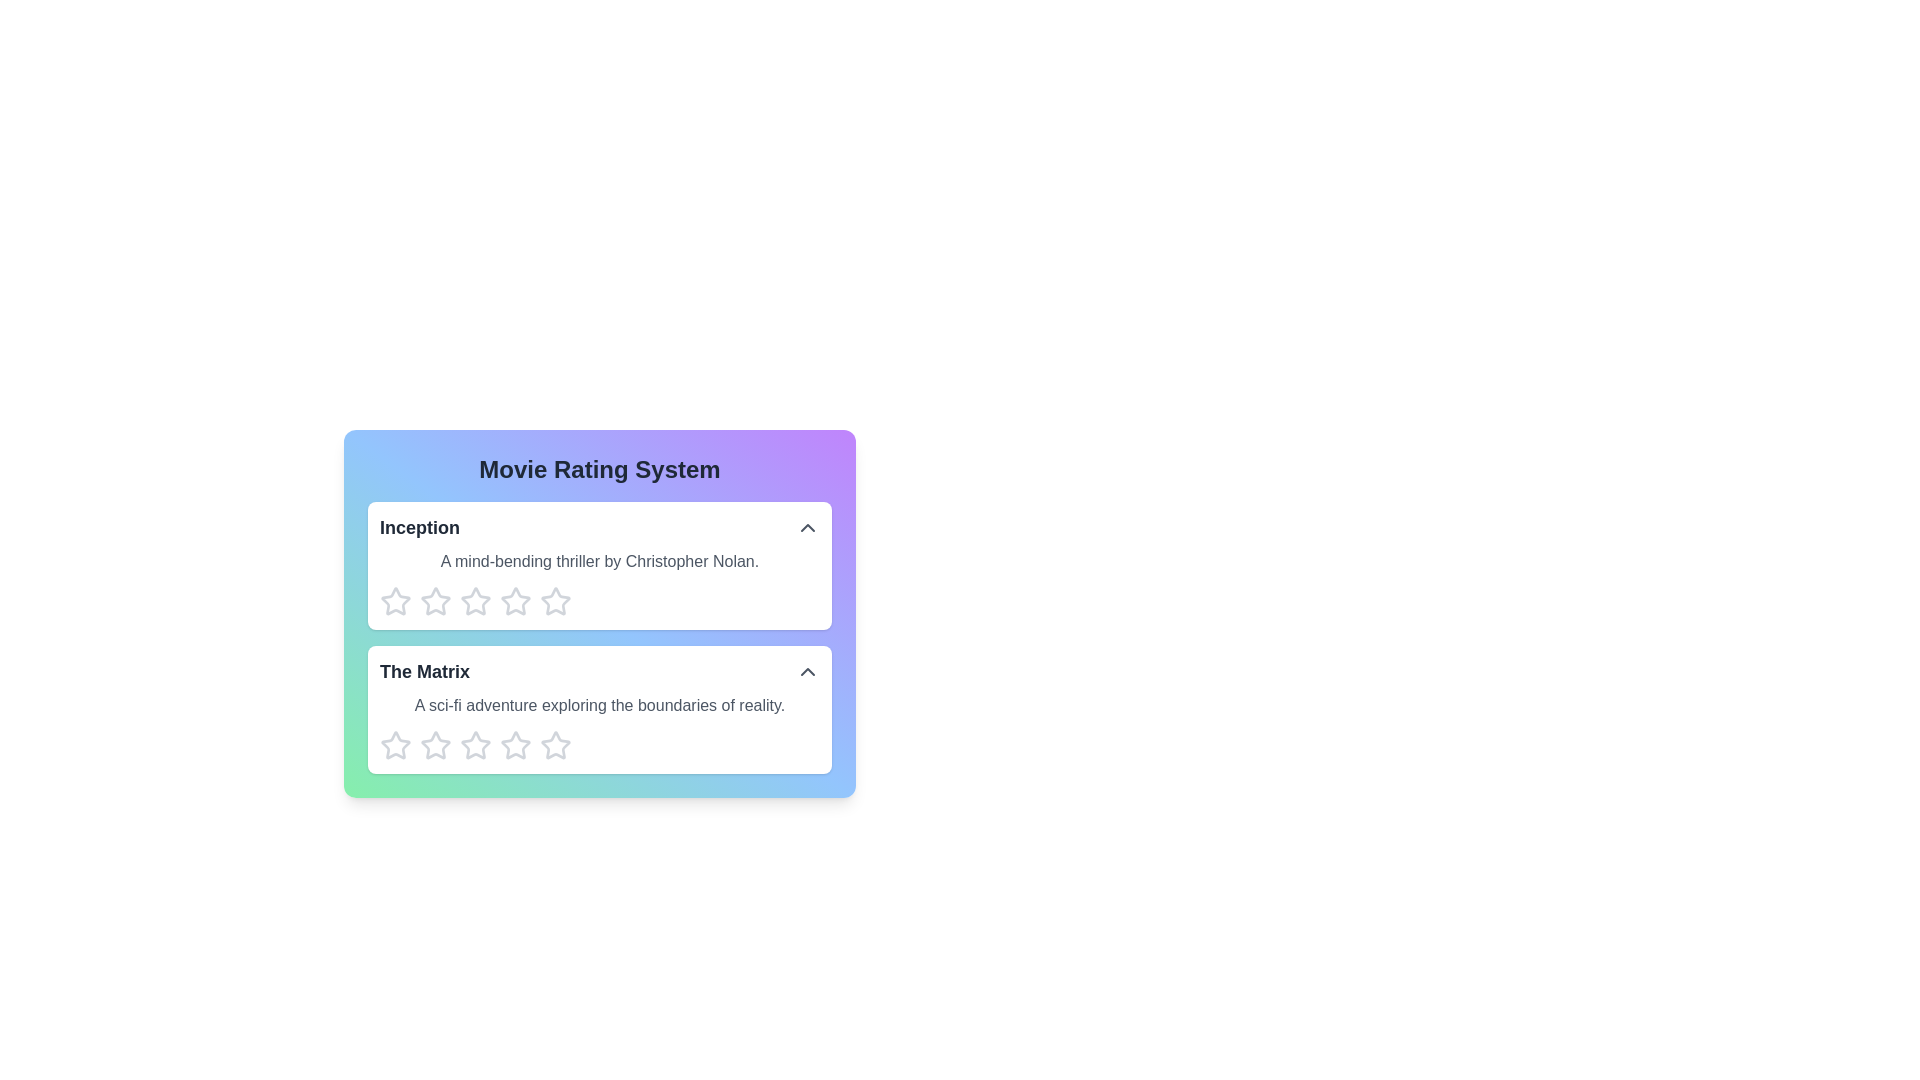 The height and width of the screenshot is (1080, 1920). What do you see at coordinates (395, 745) in the screenshot?
I see `the first star rating icon for 'The Matrix' to observe the hover effect` at bounding box center [395, 745].